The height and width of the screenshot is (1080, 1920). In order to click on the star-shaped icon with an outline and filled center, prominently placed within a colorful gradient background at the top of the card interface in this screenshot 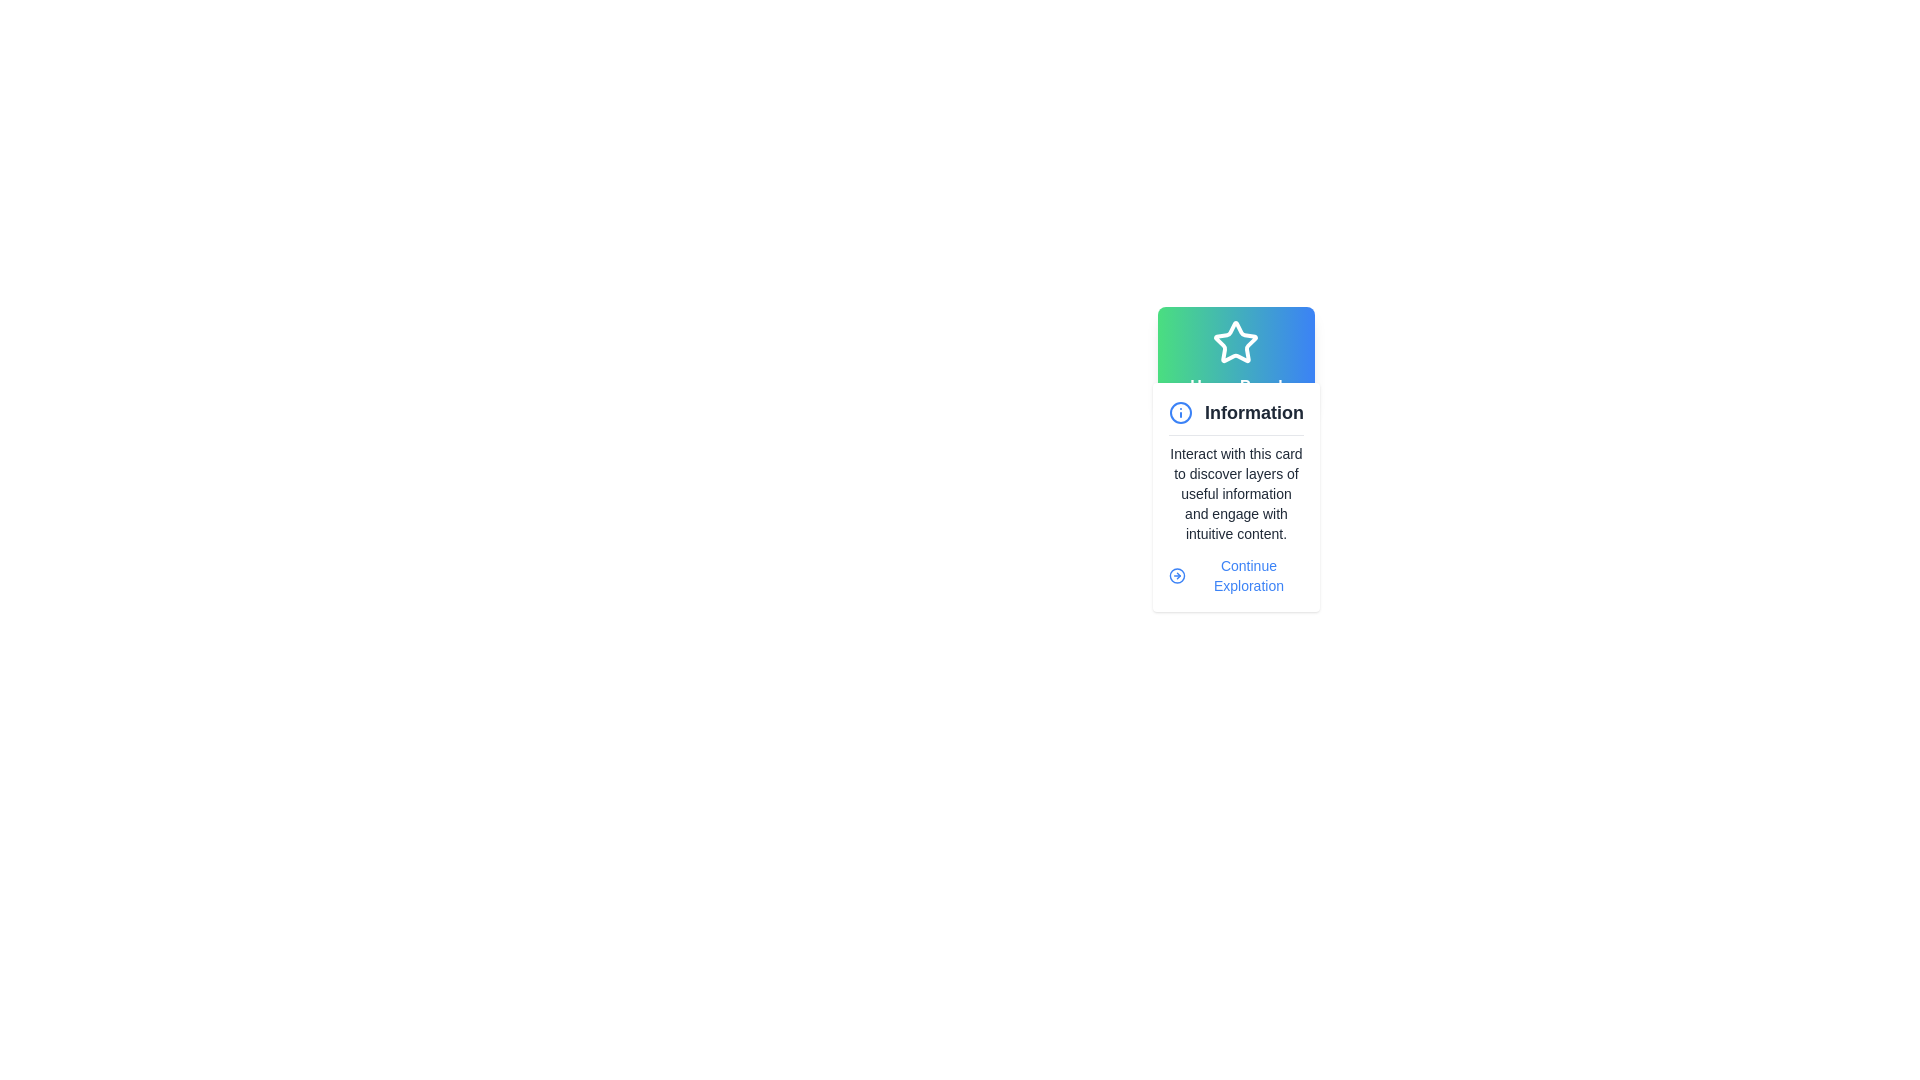, I will do `click(1235, 341)`.